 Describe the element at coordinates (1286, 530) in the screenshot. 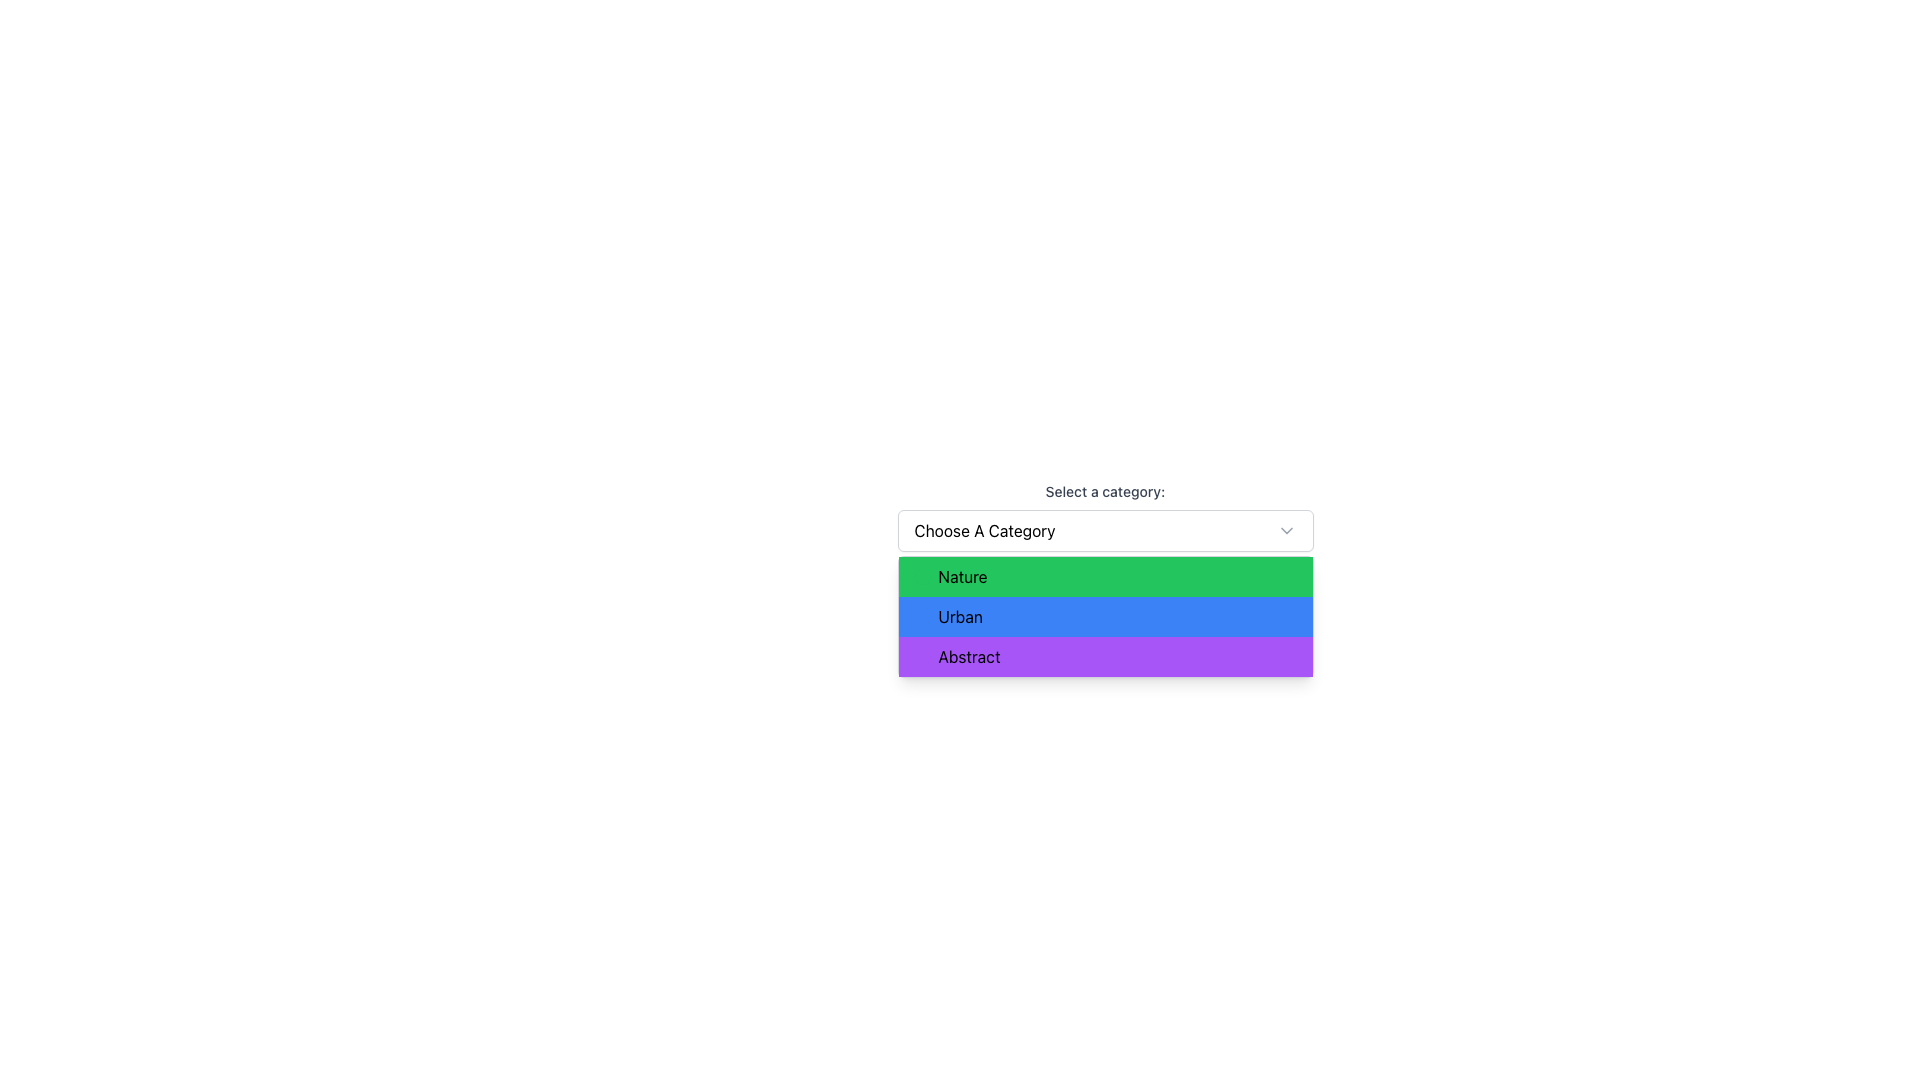

I see `the downward-facing chevron icon located on the right side of the dropdown field in the 'Choose a category' section to navigate through options` at that location.